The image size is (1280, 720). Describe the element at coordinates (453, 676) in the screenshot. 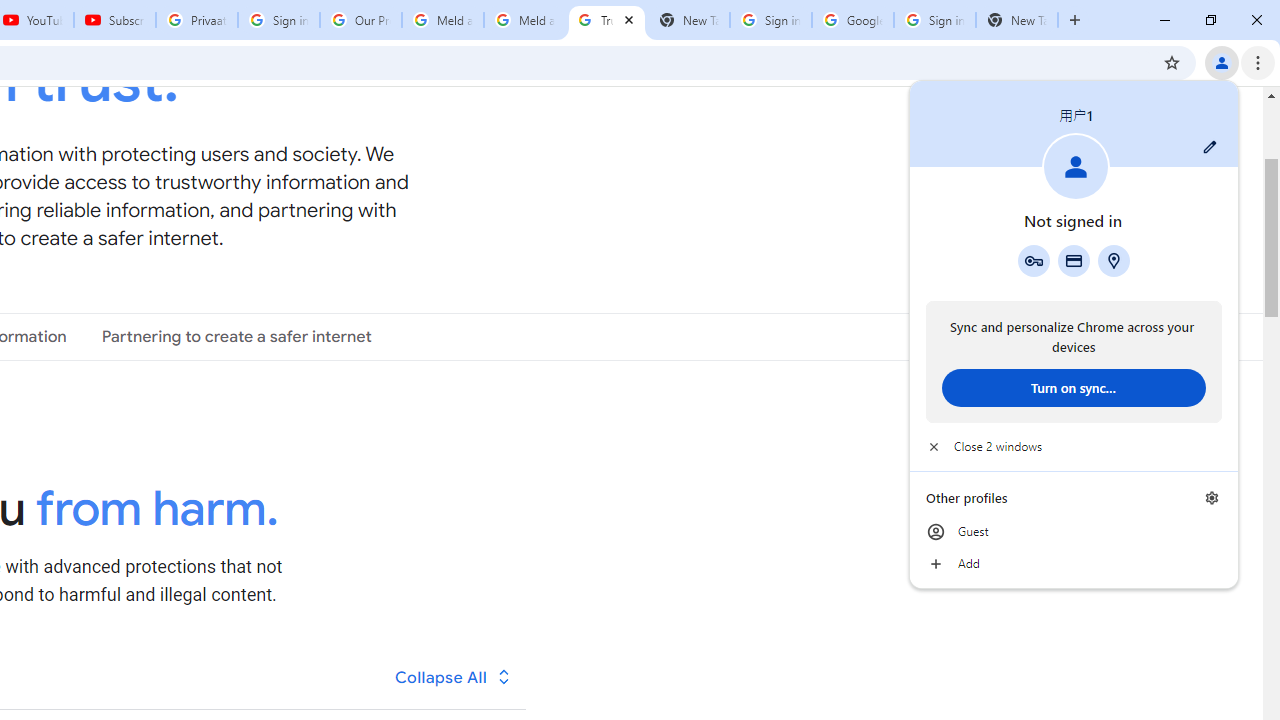

I see `'Collapse All'` at that location.